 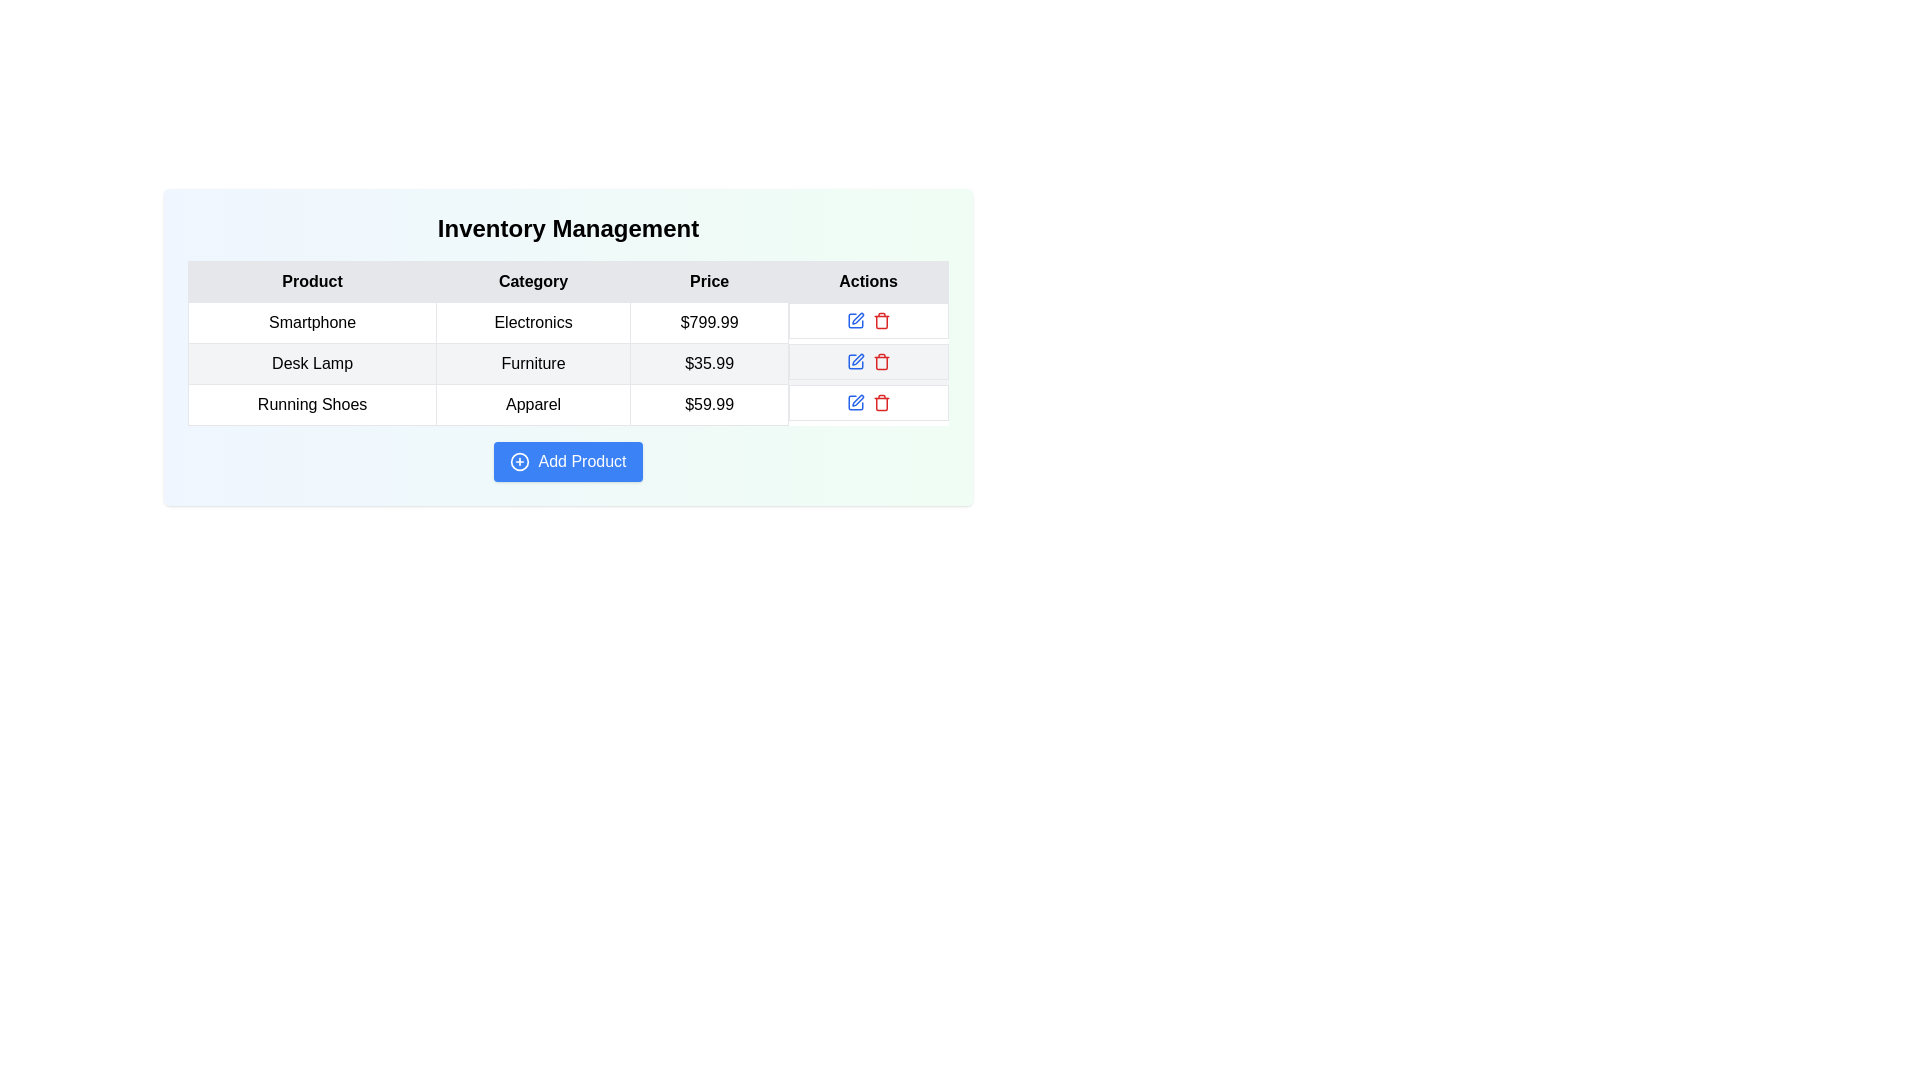 I want to click on the interactive button with an icon in the 'Actions' column of the second row, so click(x=855, y=361).